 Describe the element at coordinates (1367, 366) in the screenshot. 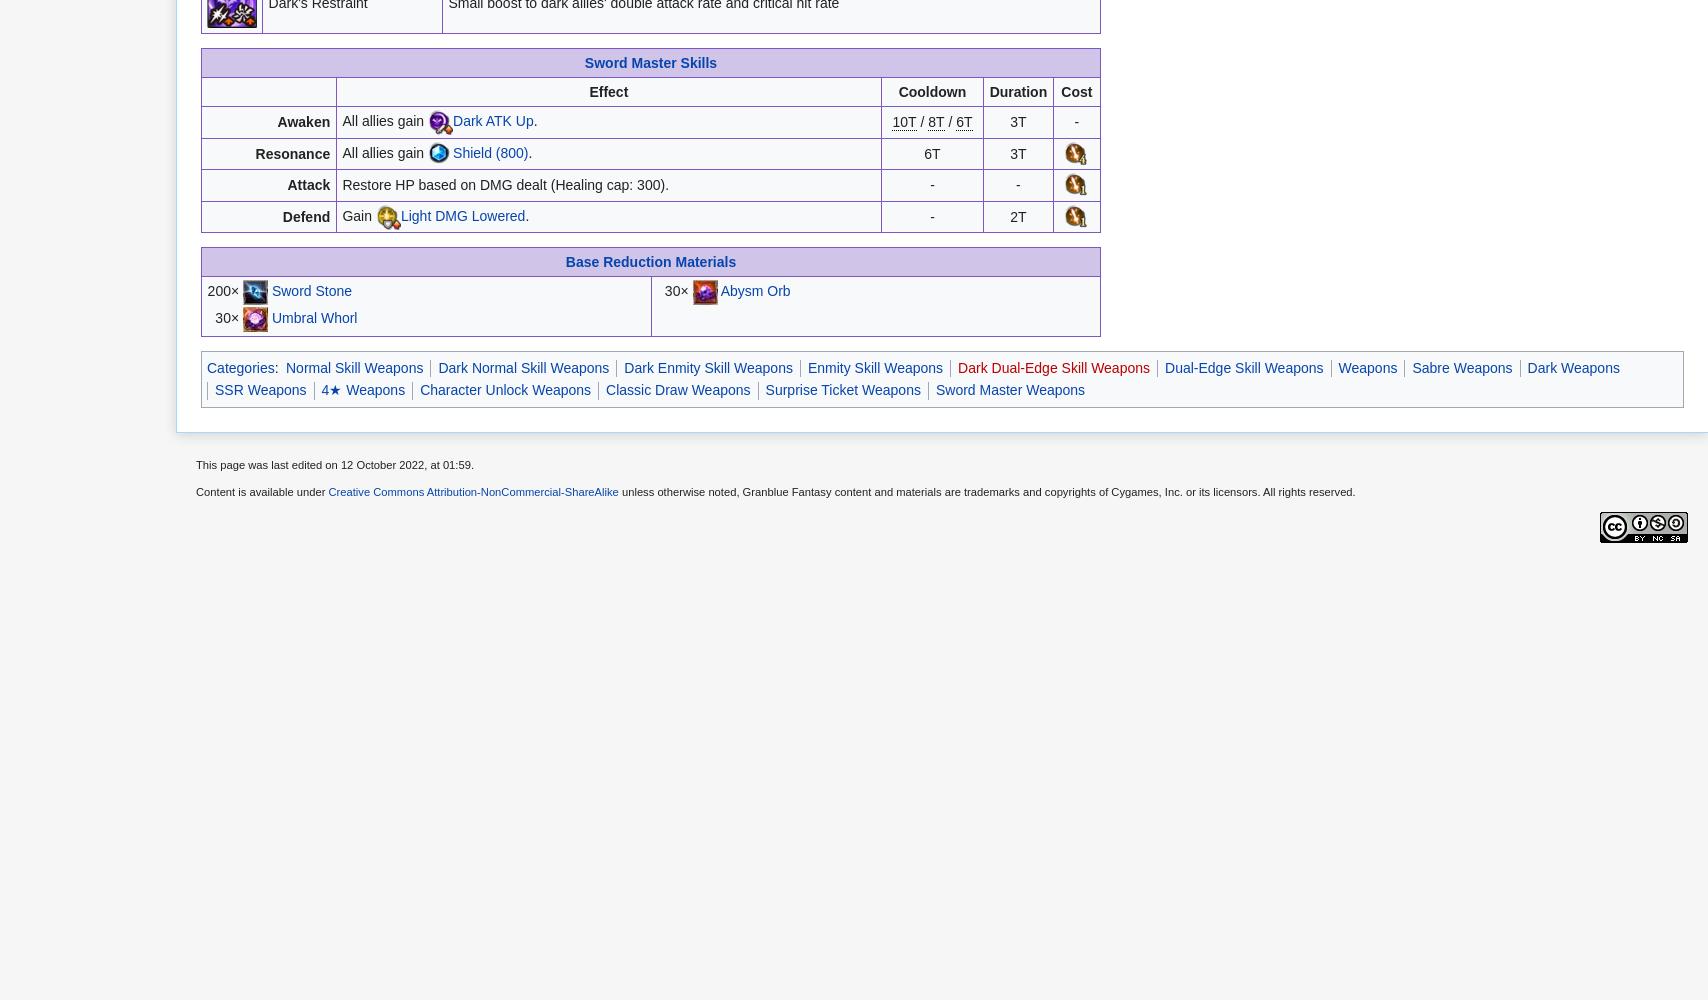

I see `'Weapons'` at that location.